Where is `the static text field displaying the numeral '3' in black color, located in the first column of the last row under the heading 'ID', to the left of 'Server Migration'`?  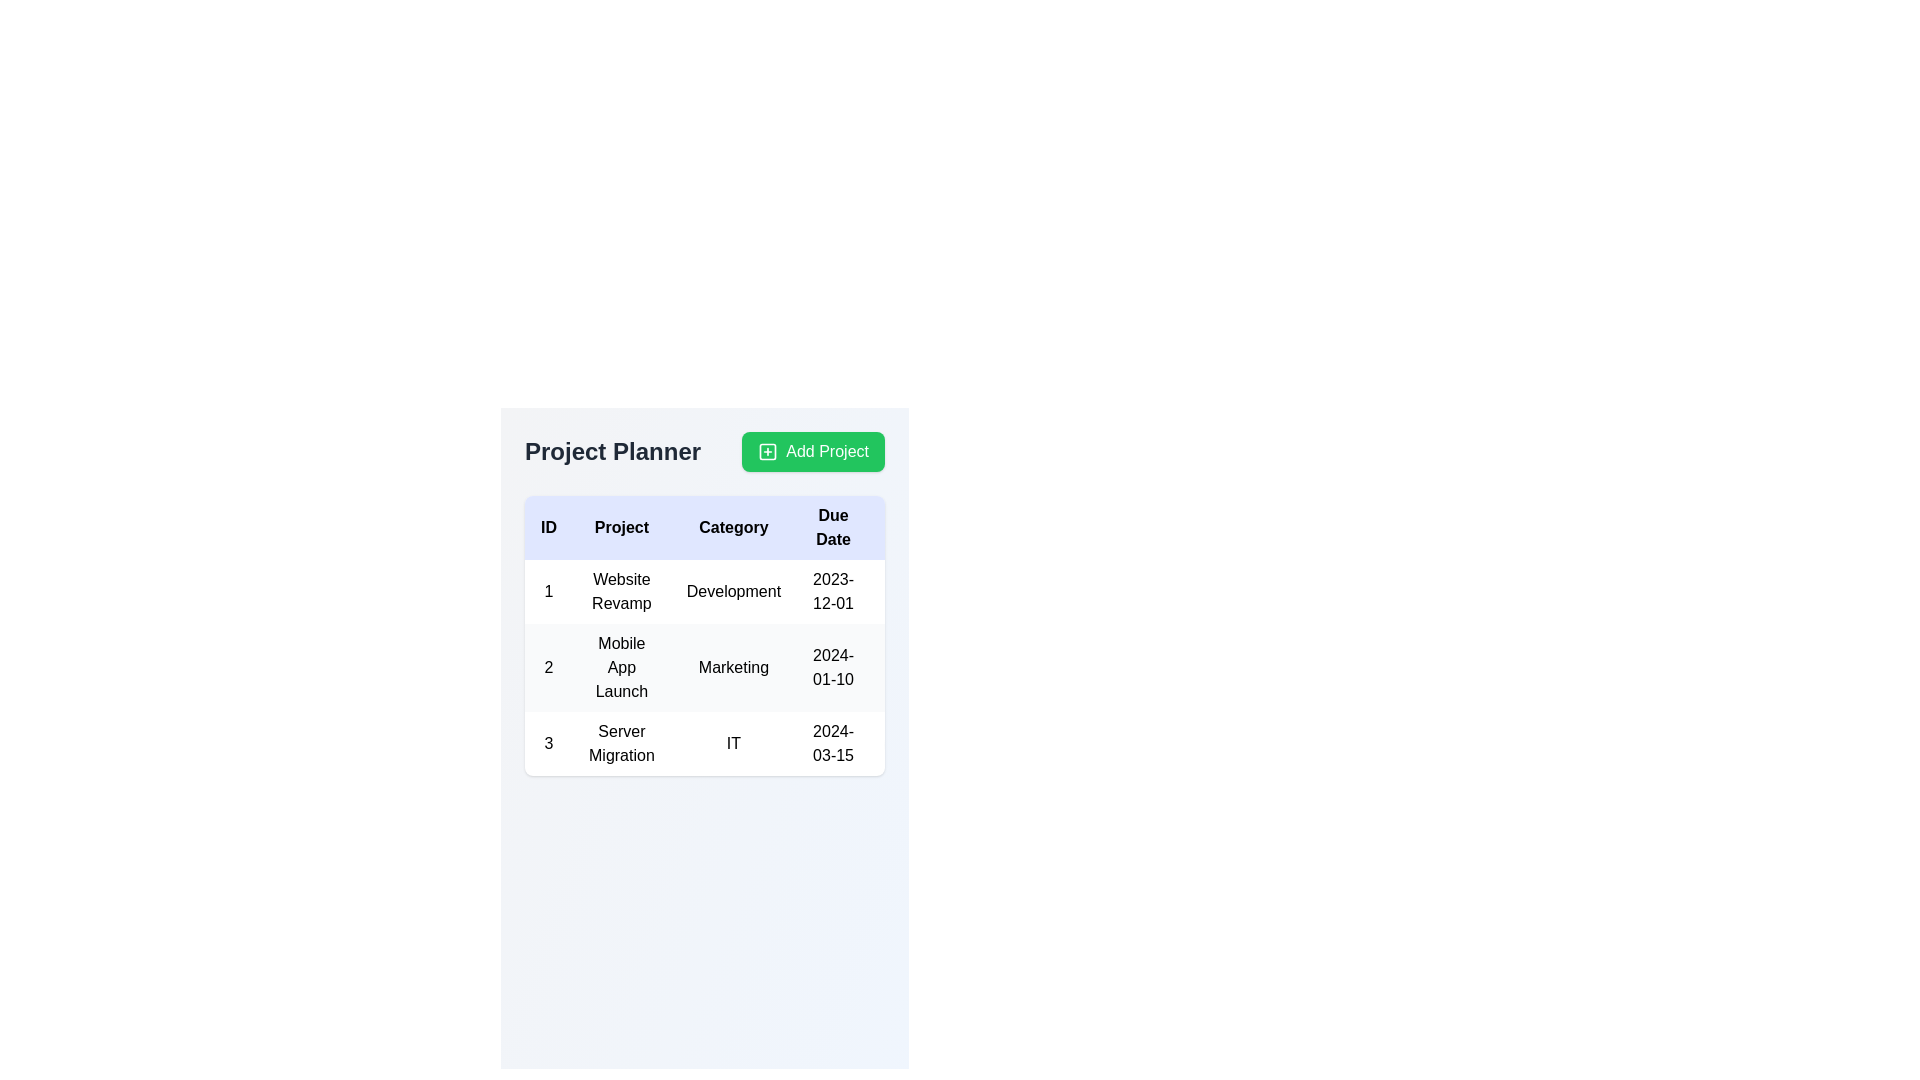
the static text field displaying the numeral '3' in black color, located in the first column of the last row under the heading 'ID', to the left of 'Server Migration' is located at coordinates (548, 744).